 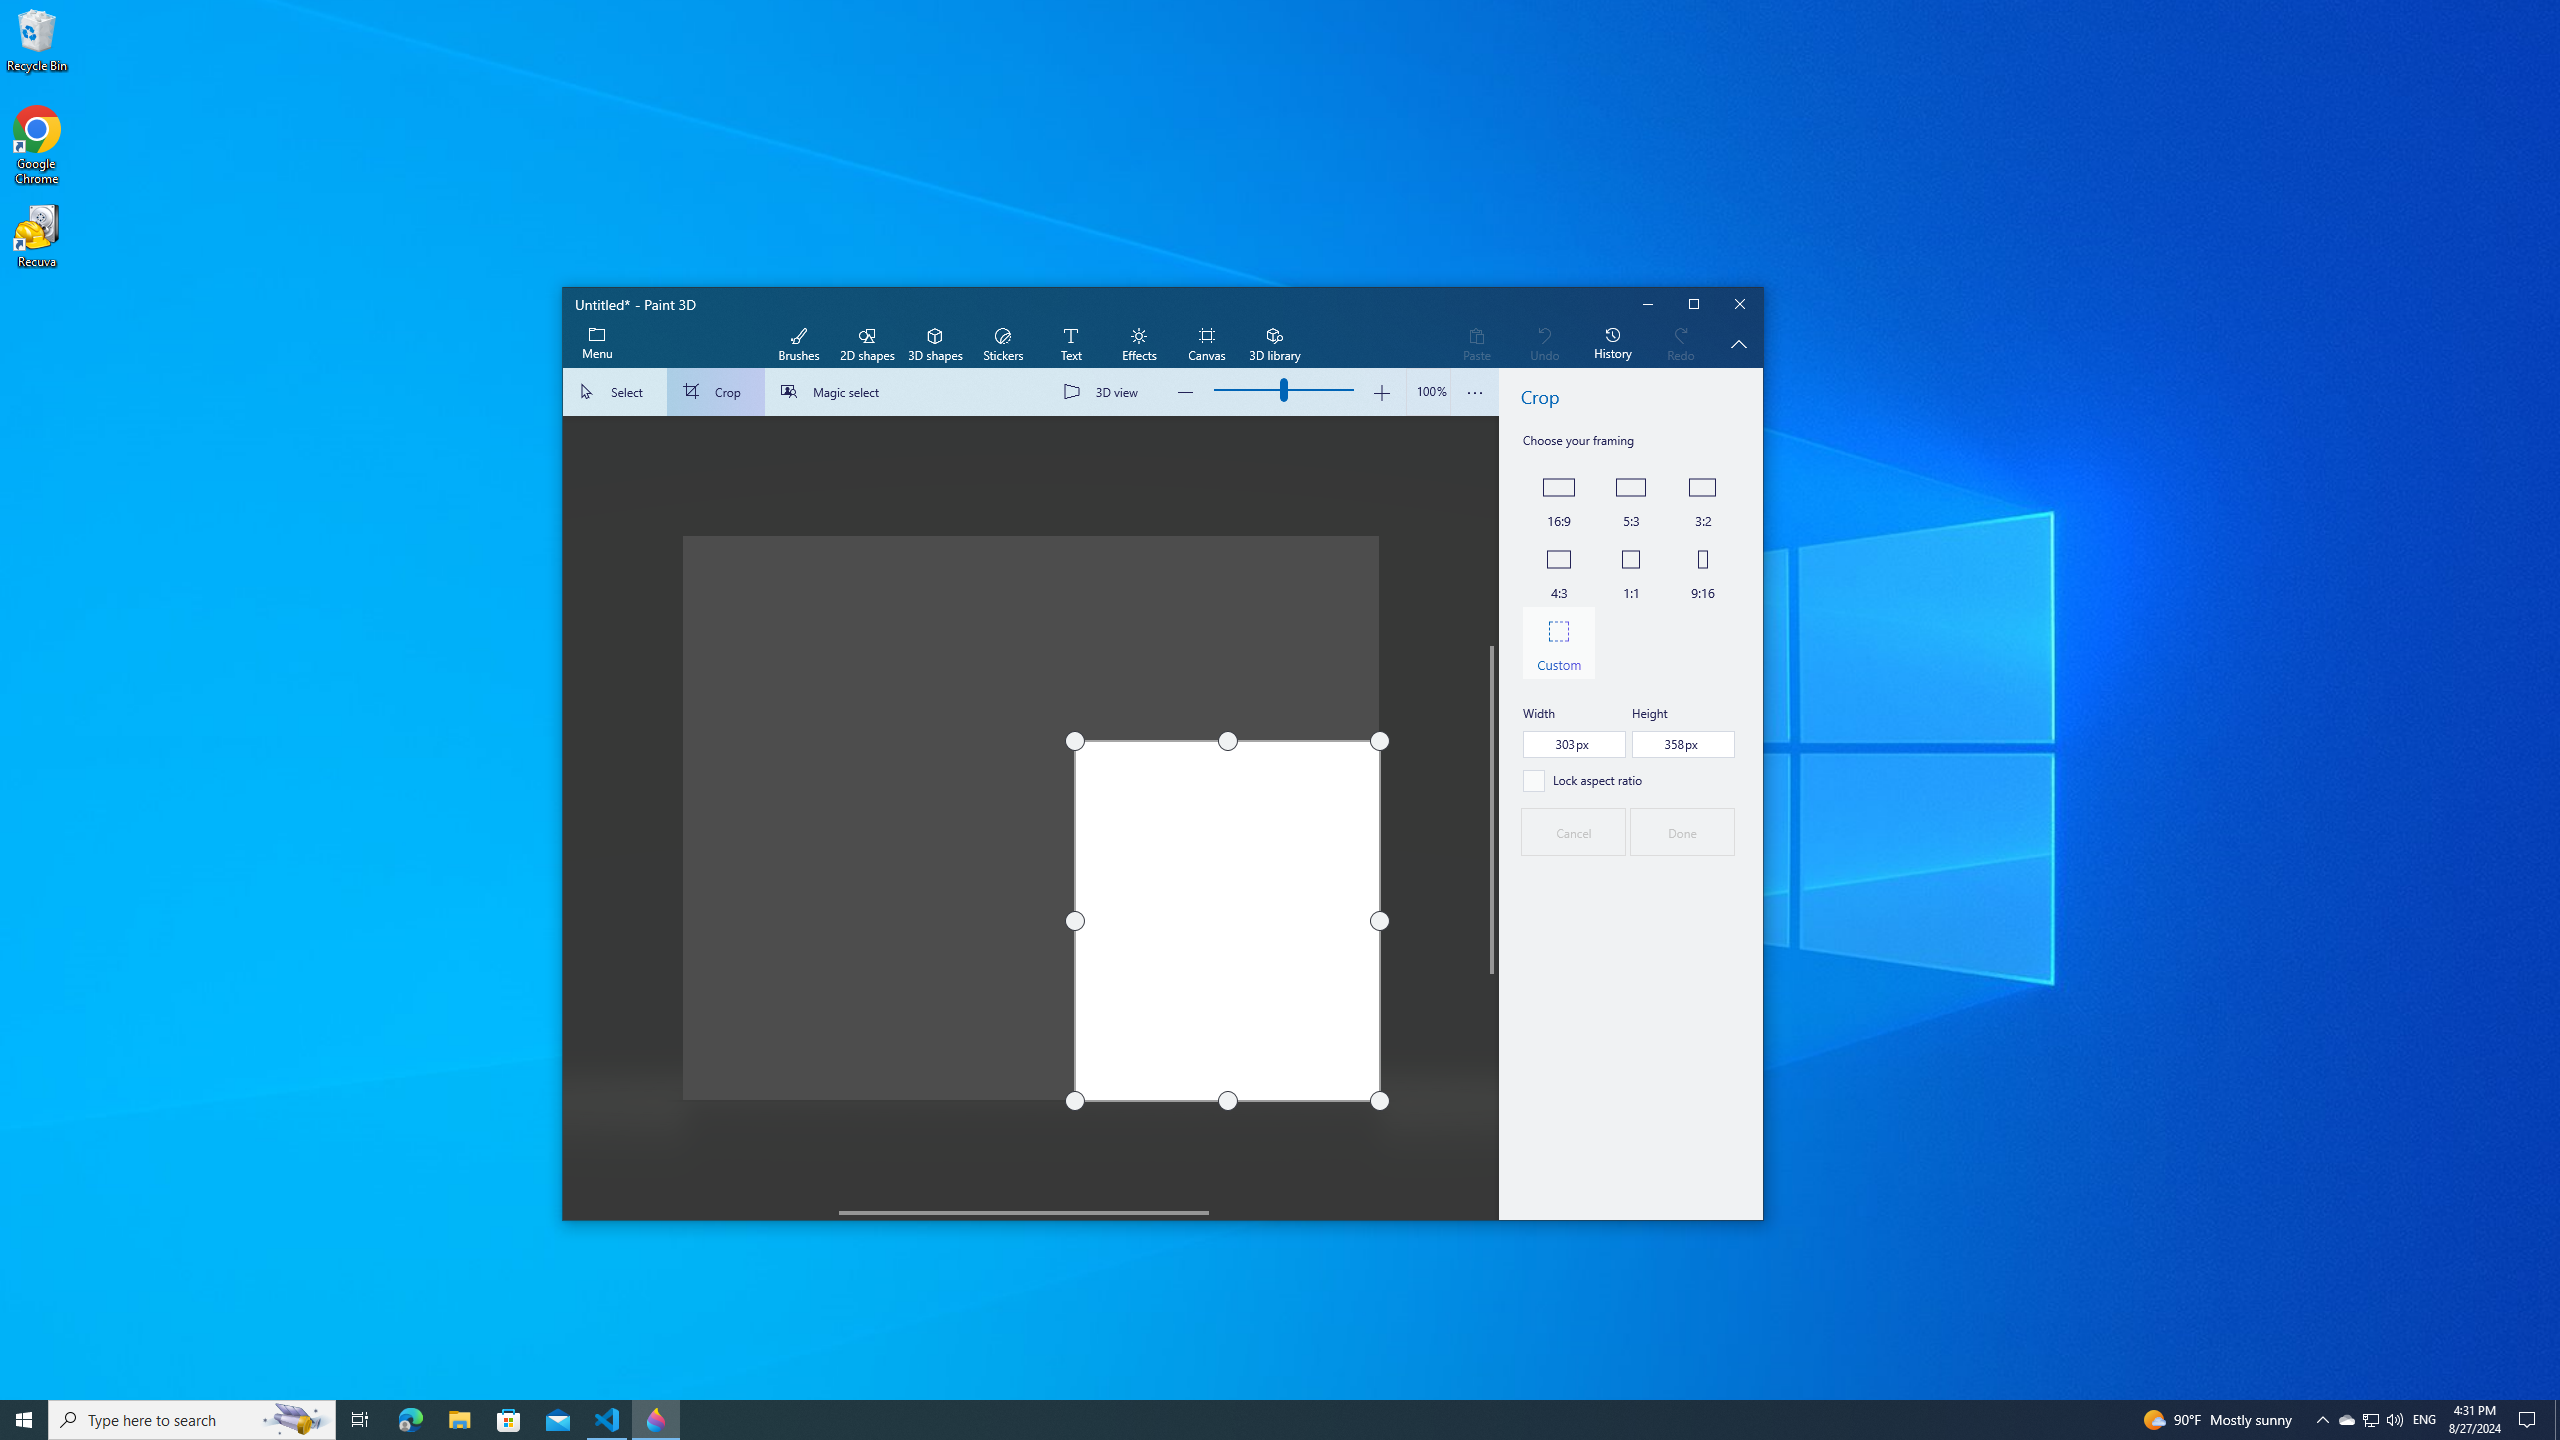 What do you see at coordinates (1630, 498) in the screenshot?
I see `'5 by 3'` at bounding box center [1630, 498].